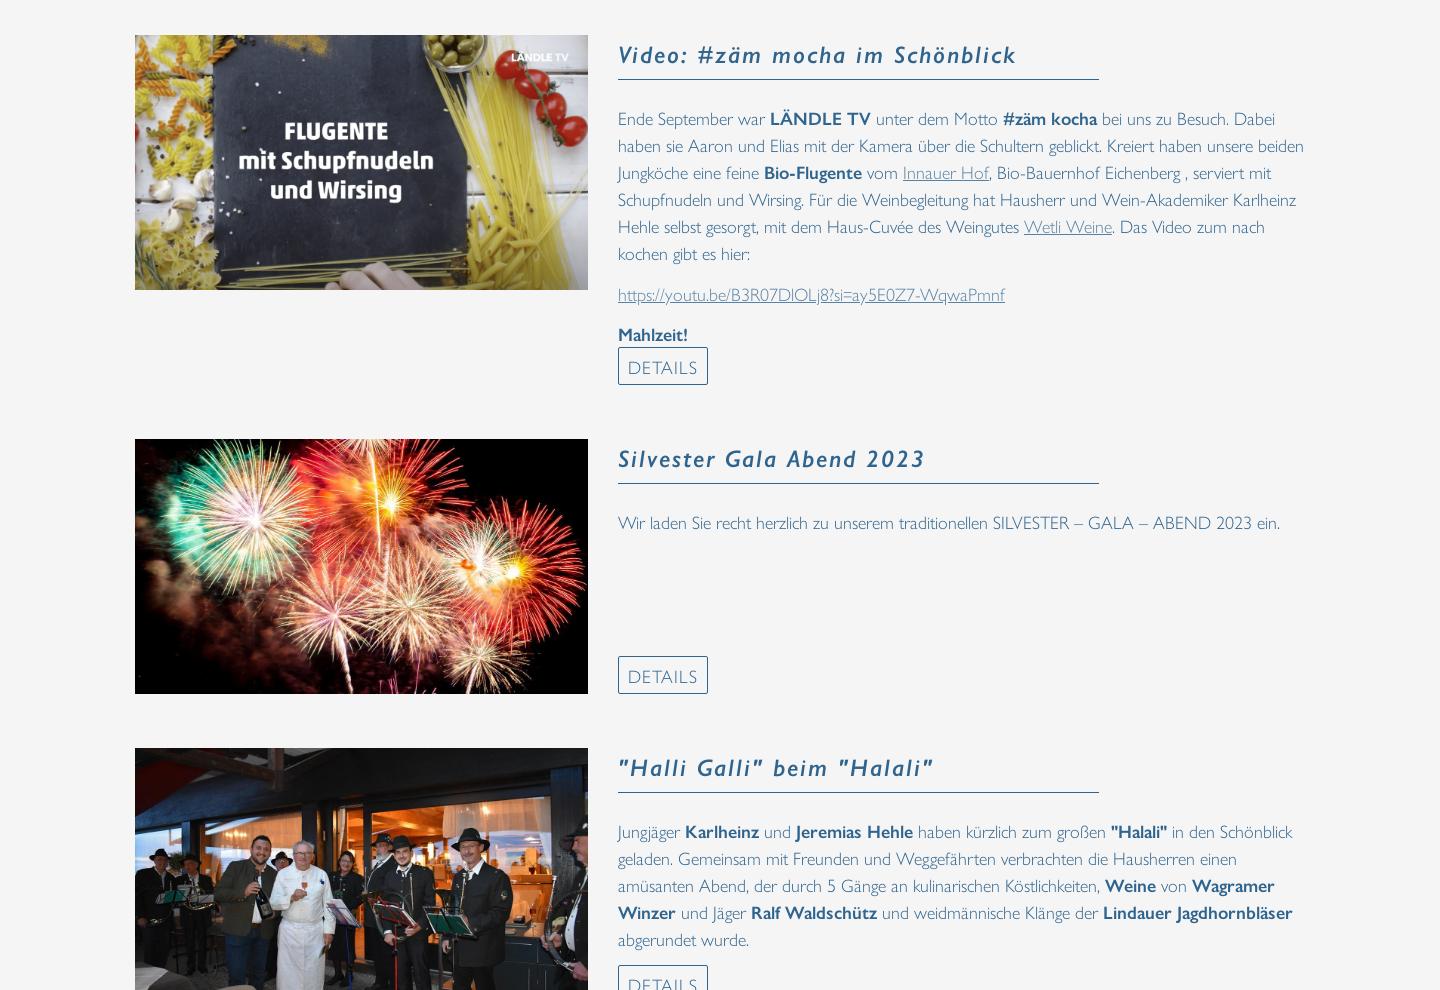  What do you see at coordinates (1050, 116) in the screenshot?
I see `'#zäm kocha'` at bounding box center [1050, 116].